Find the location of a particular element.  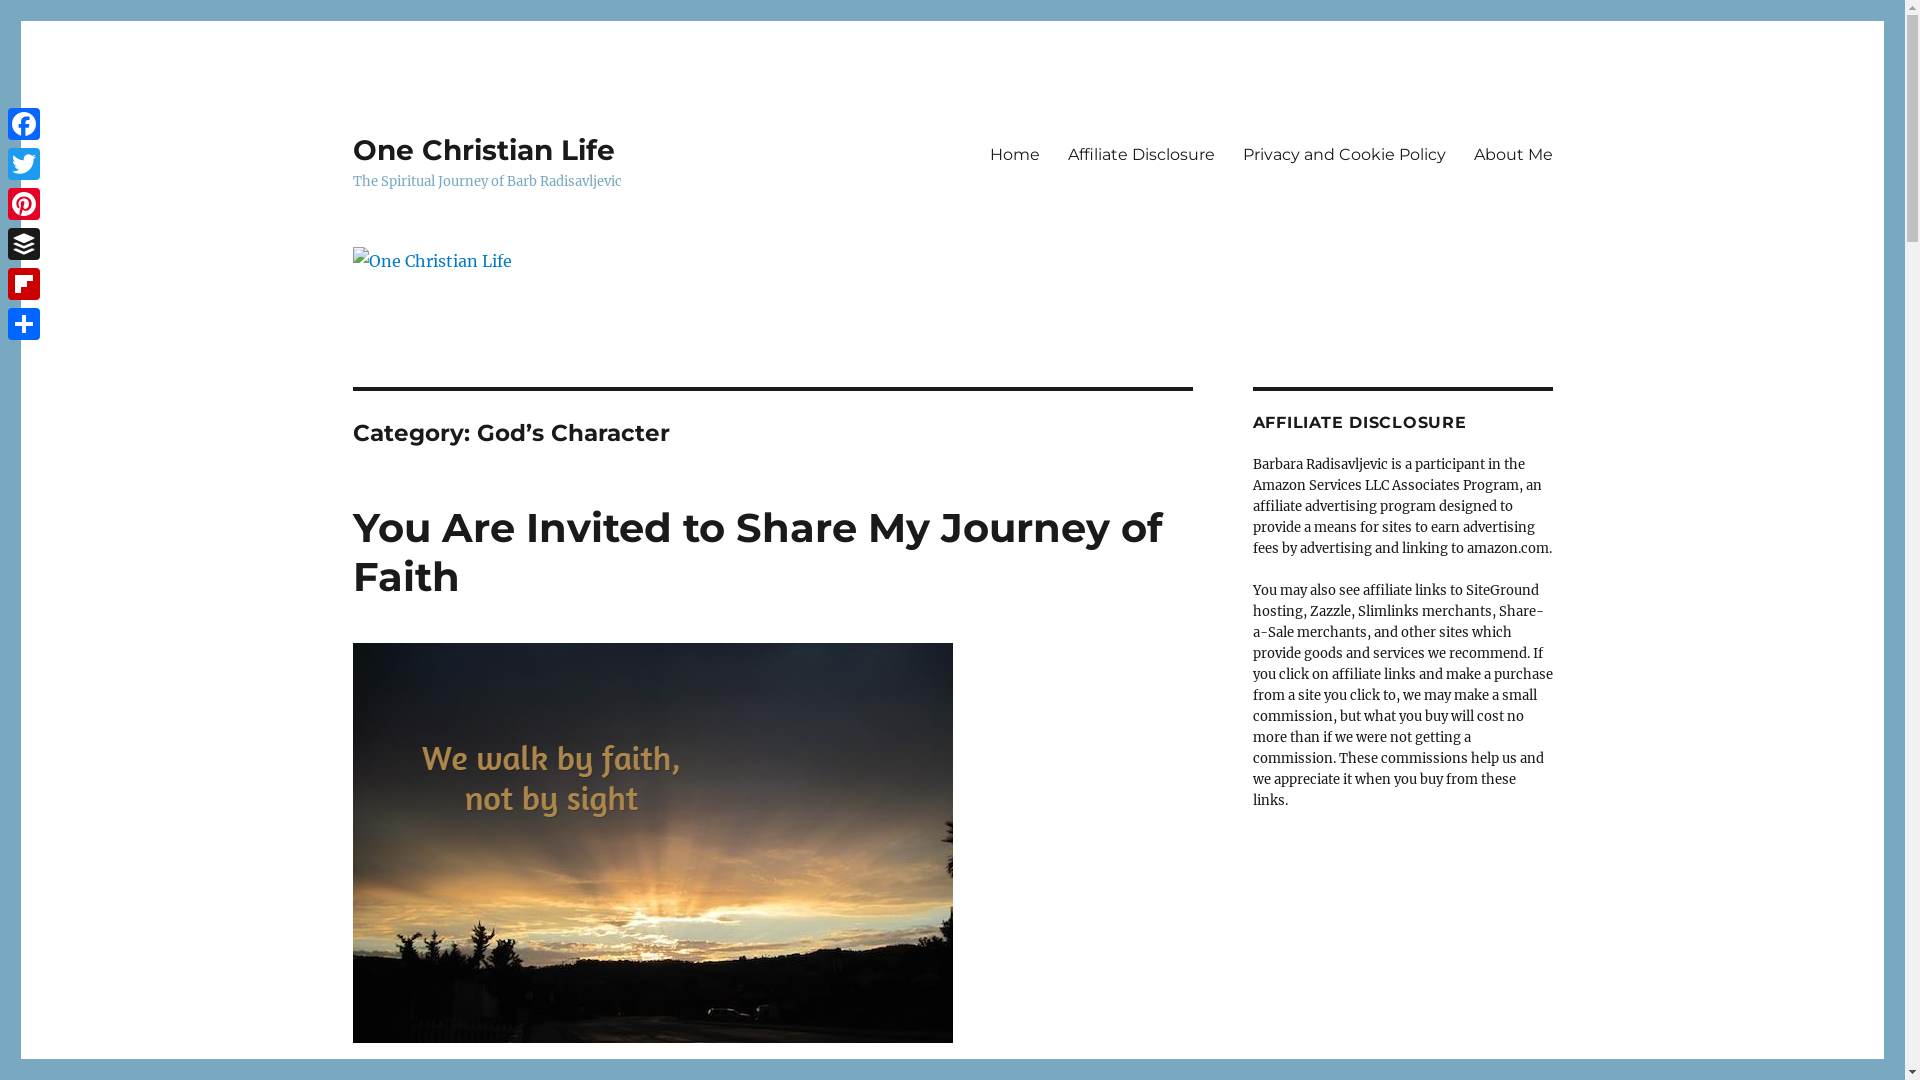

'Pinterest' is located at coordinates (24, 204).